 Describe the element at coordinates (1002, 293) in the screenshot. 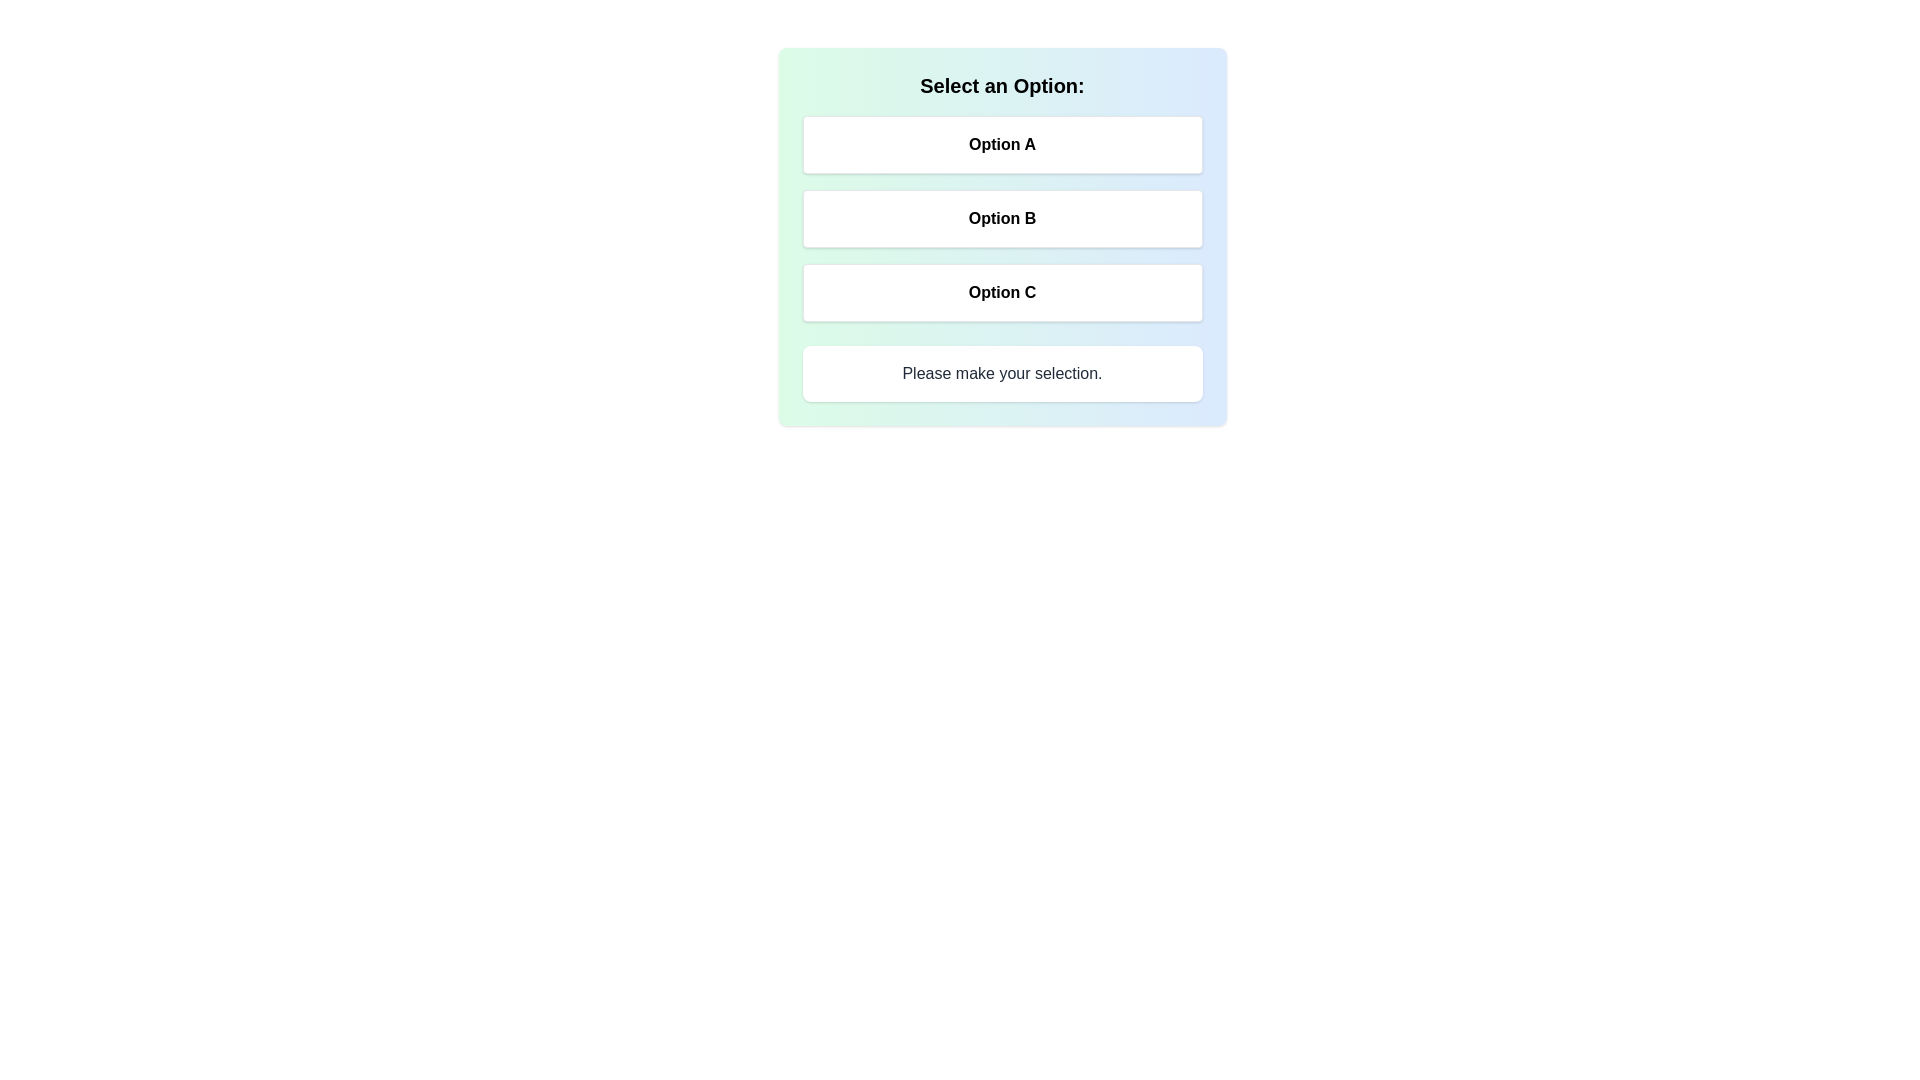

I see `the button-like clickable box` at that location.